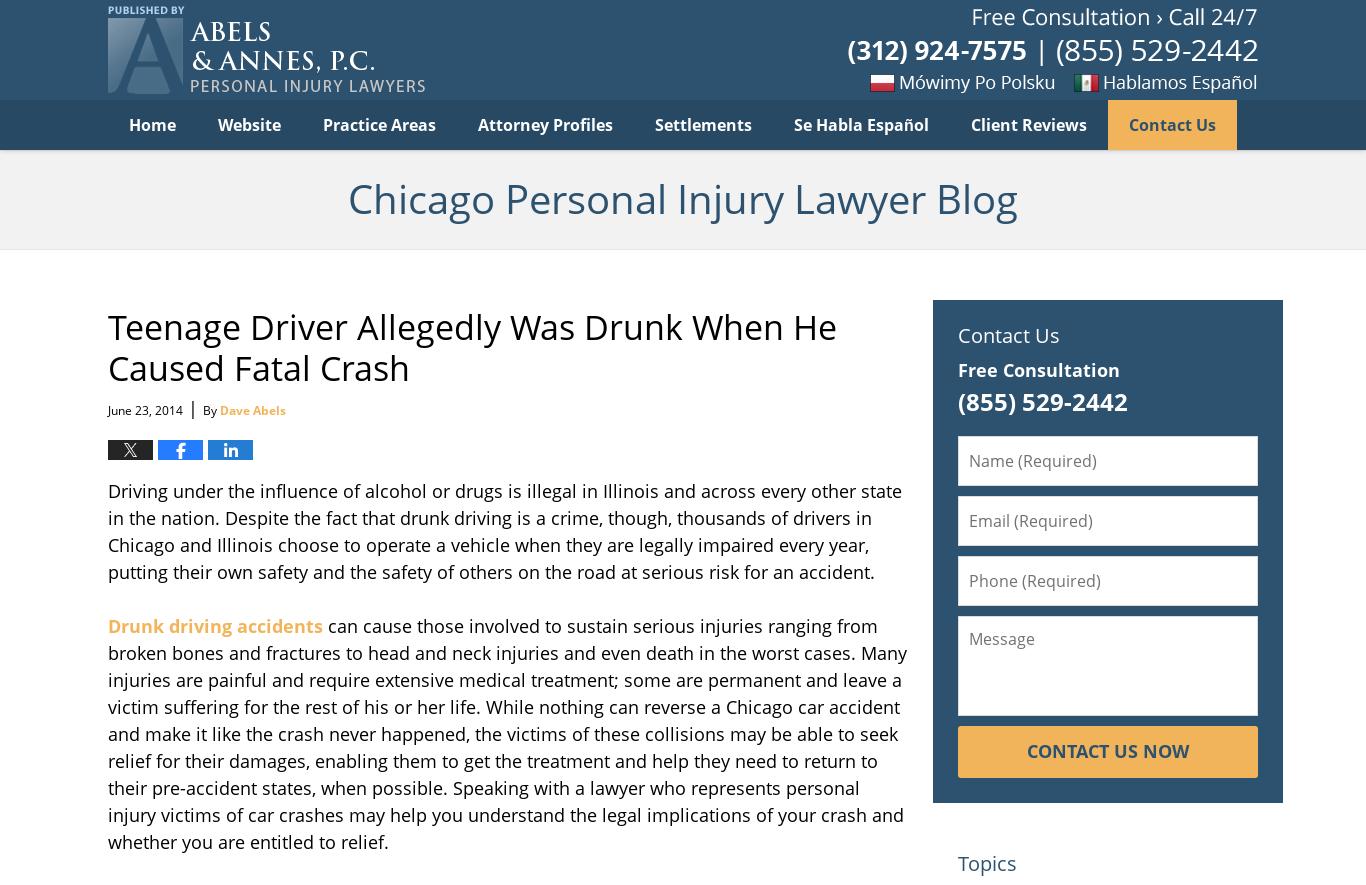 The height and width of the screenshot is (885, 1366). I want to click on 'Home', so click(151, 123).